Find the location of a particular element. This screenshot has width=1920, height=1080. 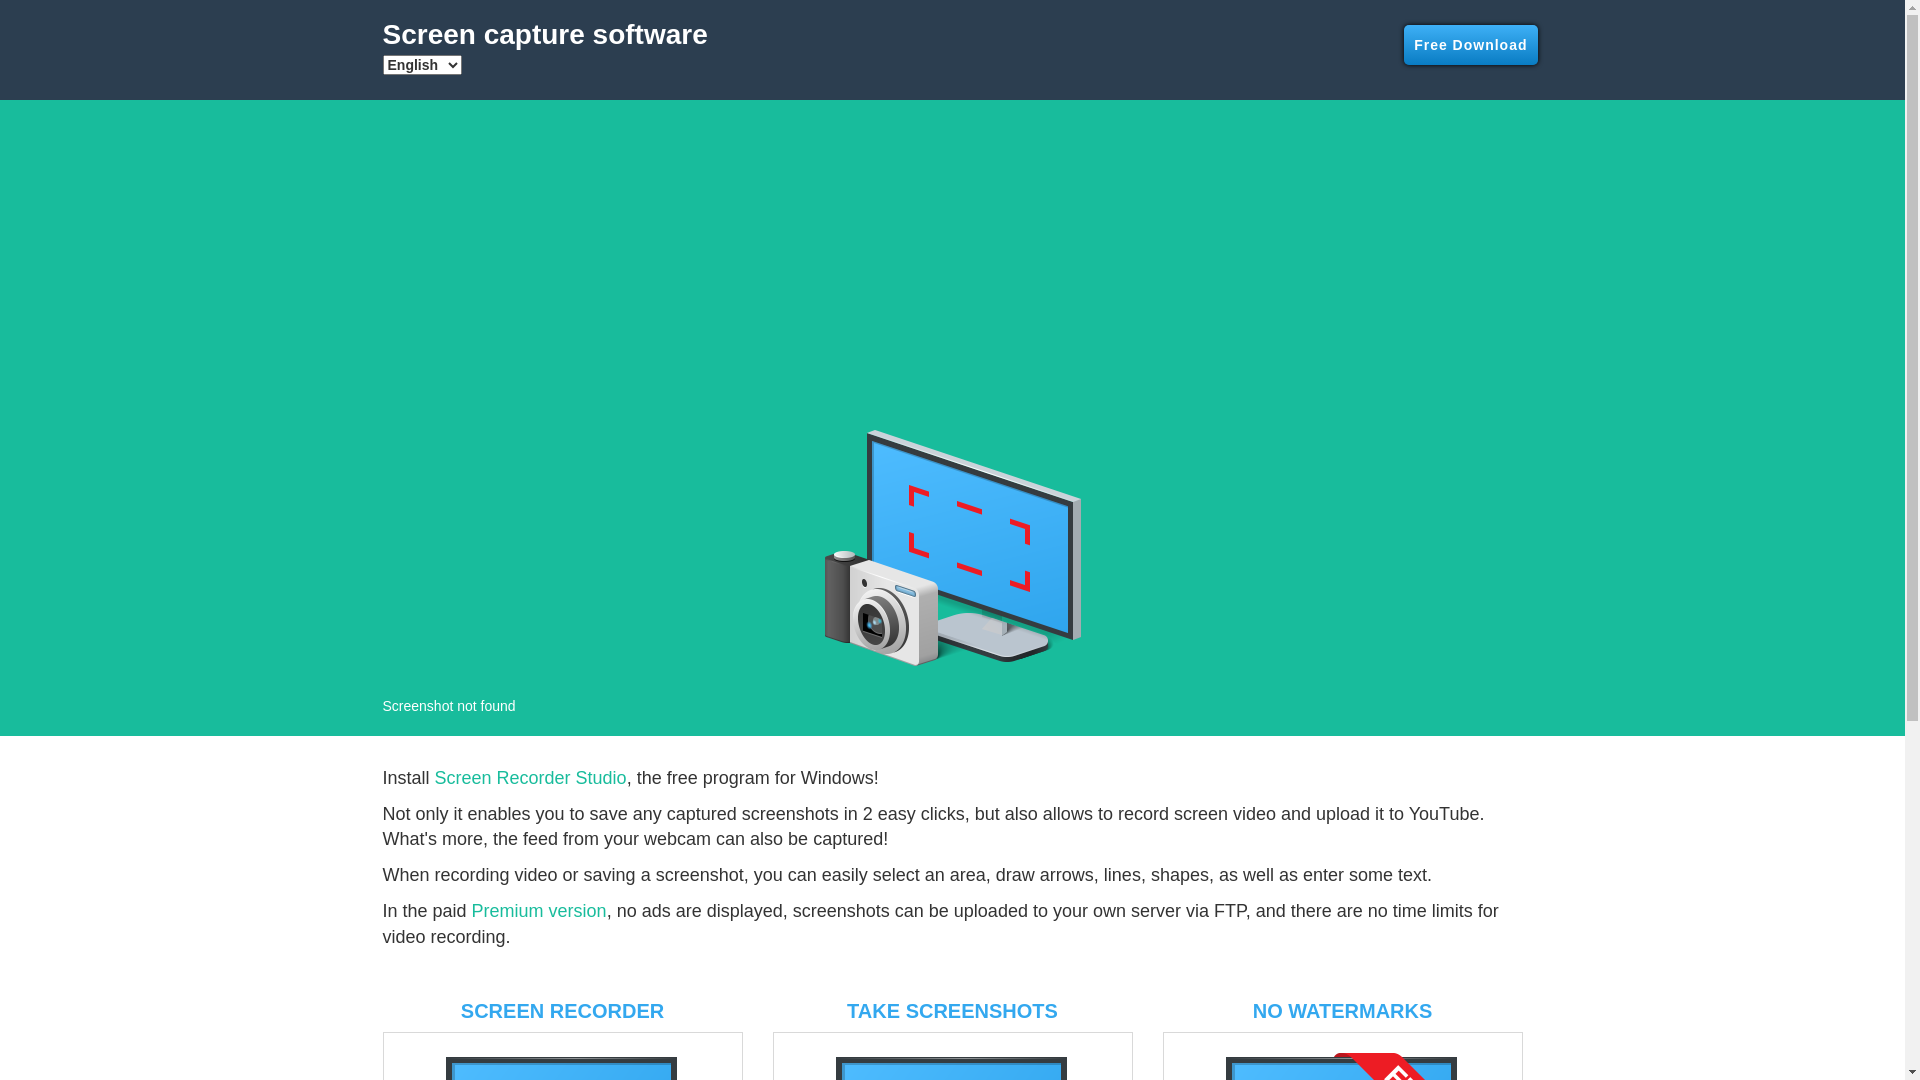

'Premium version' is located at coordinates (539, 910).